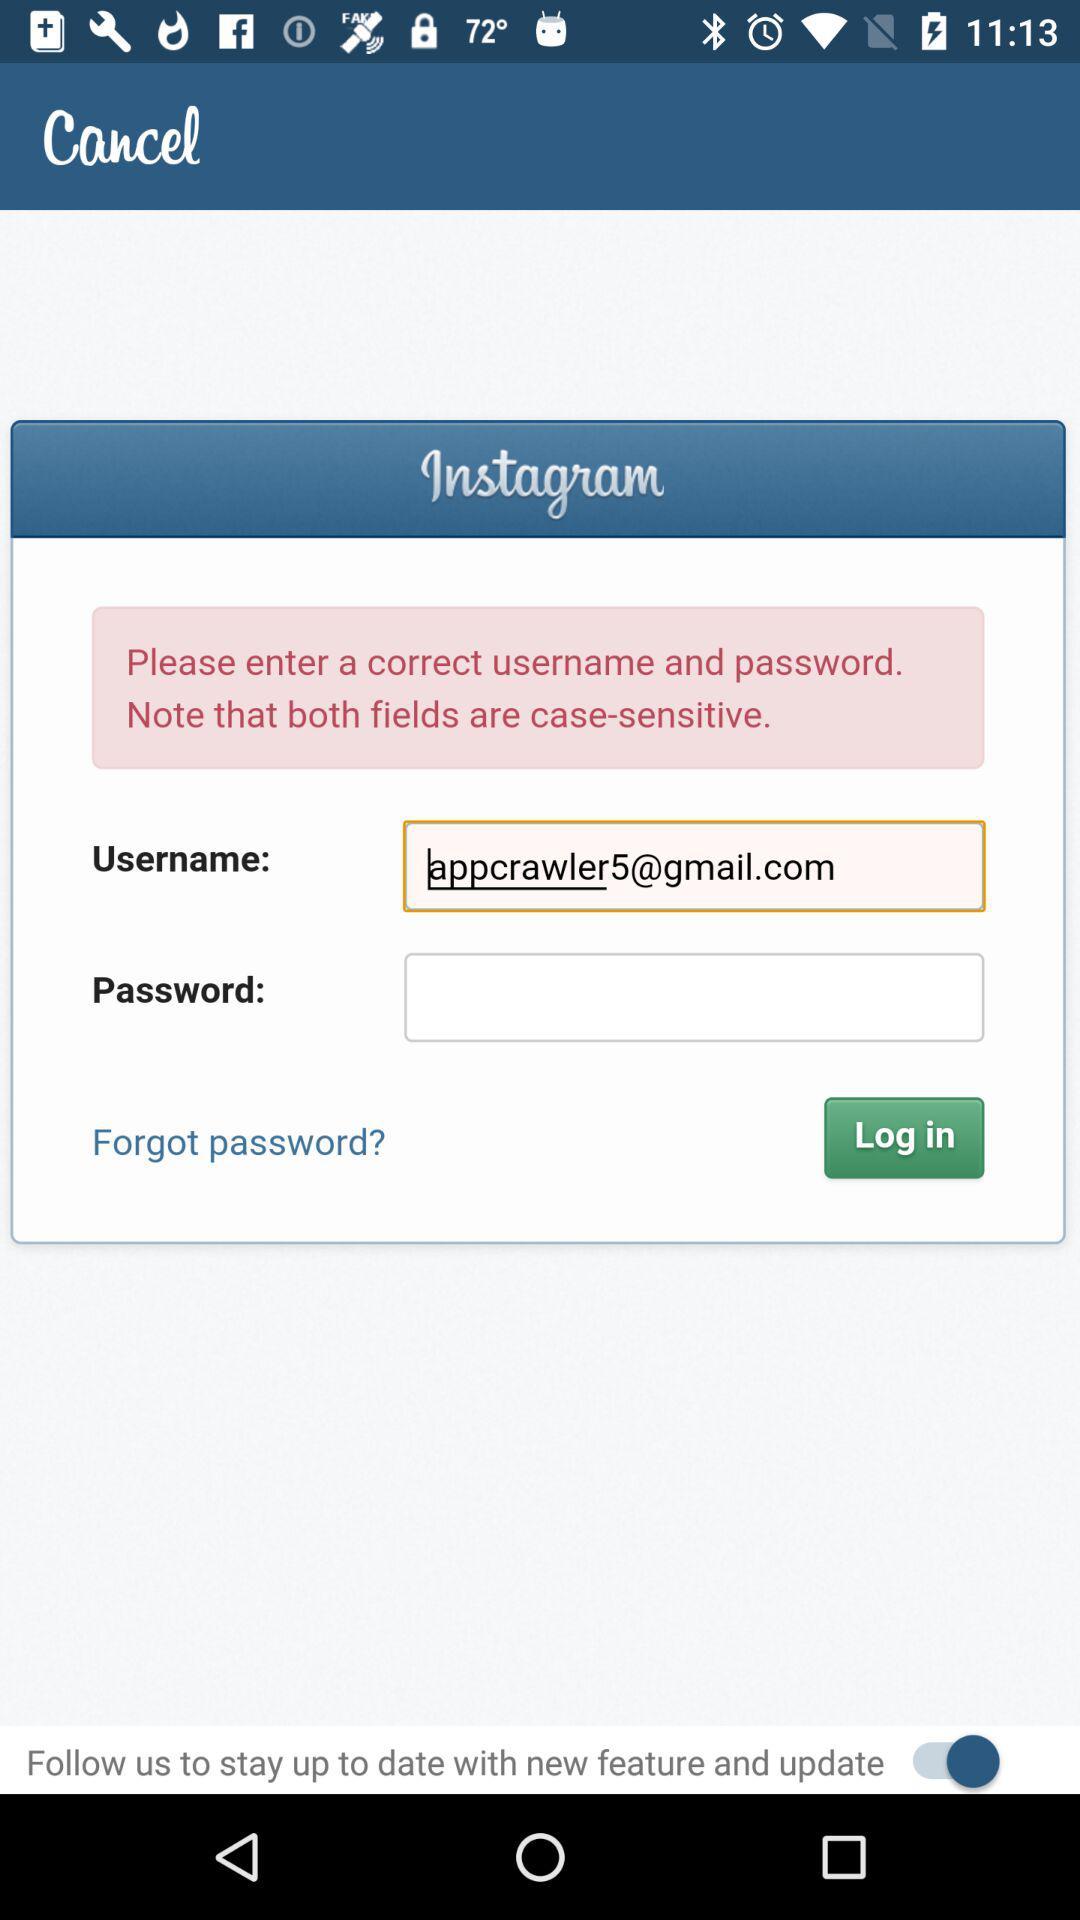  What do you see at coordinates (945, 1758) in the screenshot?
I see `for update` at bounding box center [945, 1758].